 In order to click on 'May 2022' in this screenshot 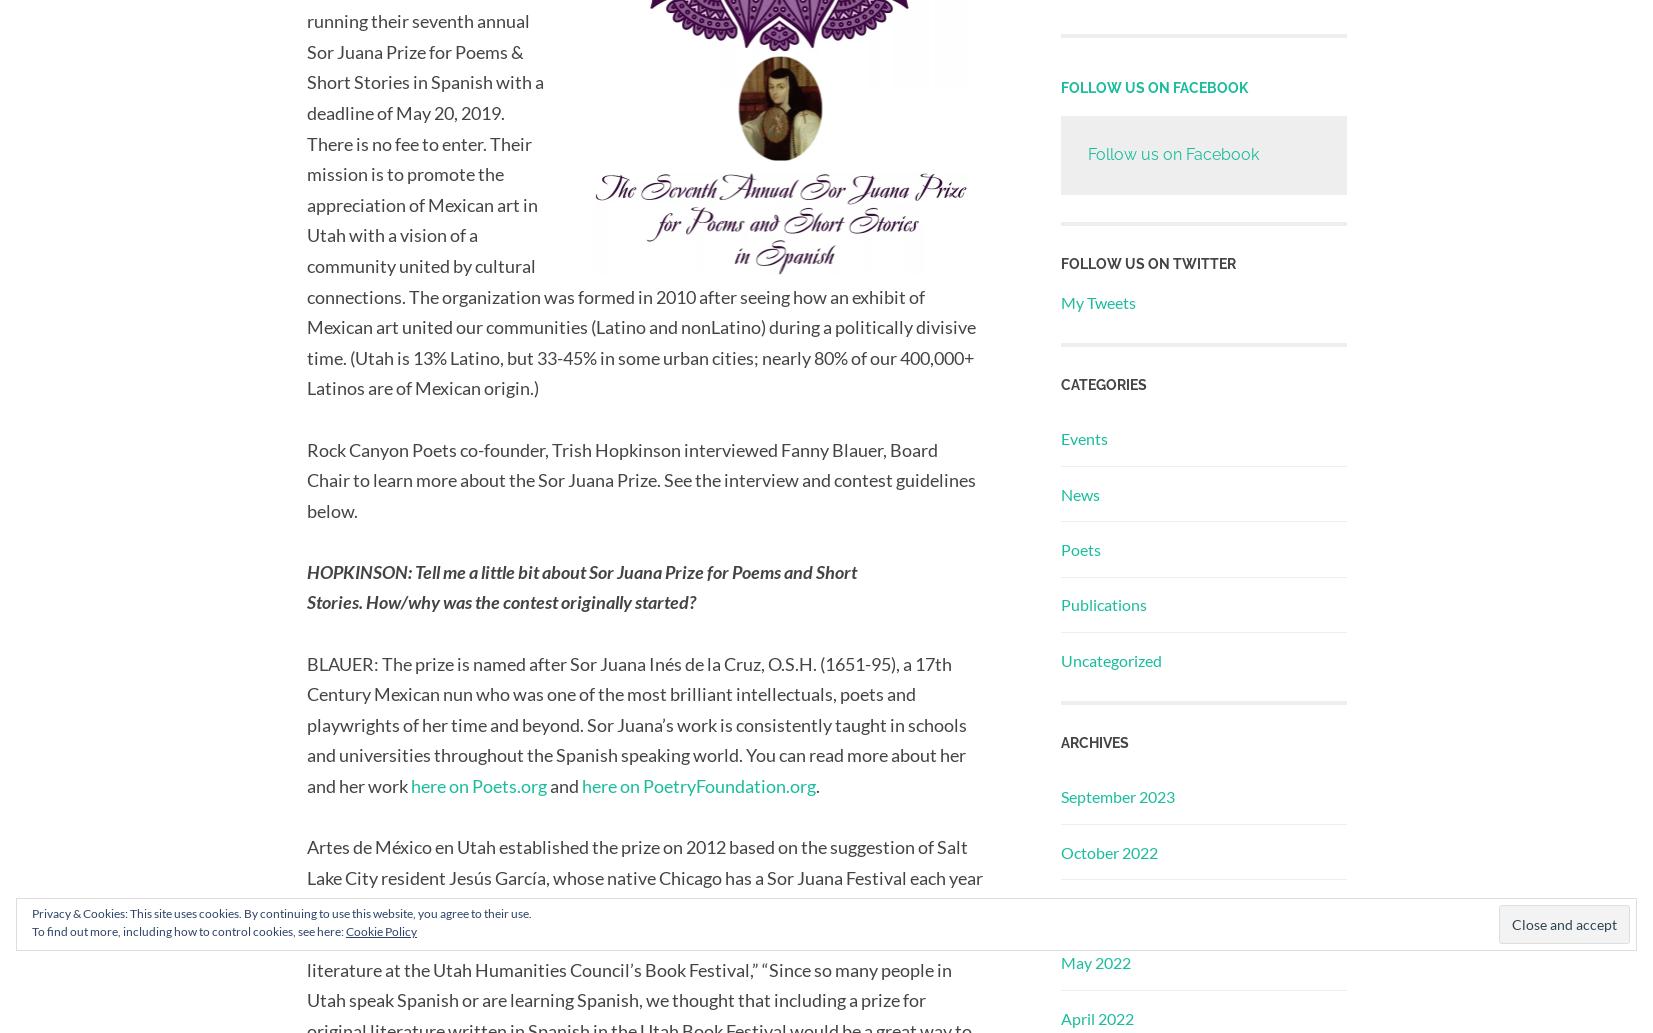, I will do `click(1094, 961)`.